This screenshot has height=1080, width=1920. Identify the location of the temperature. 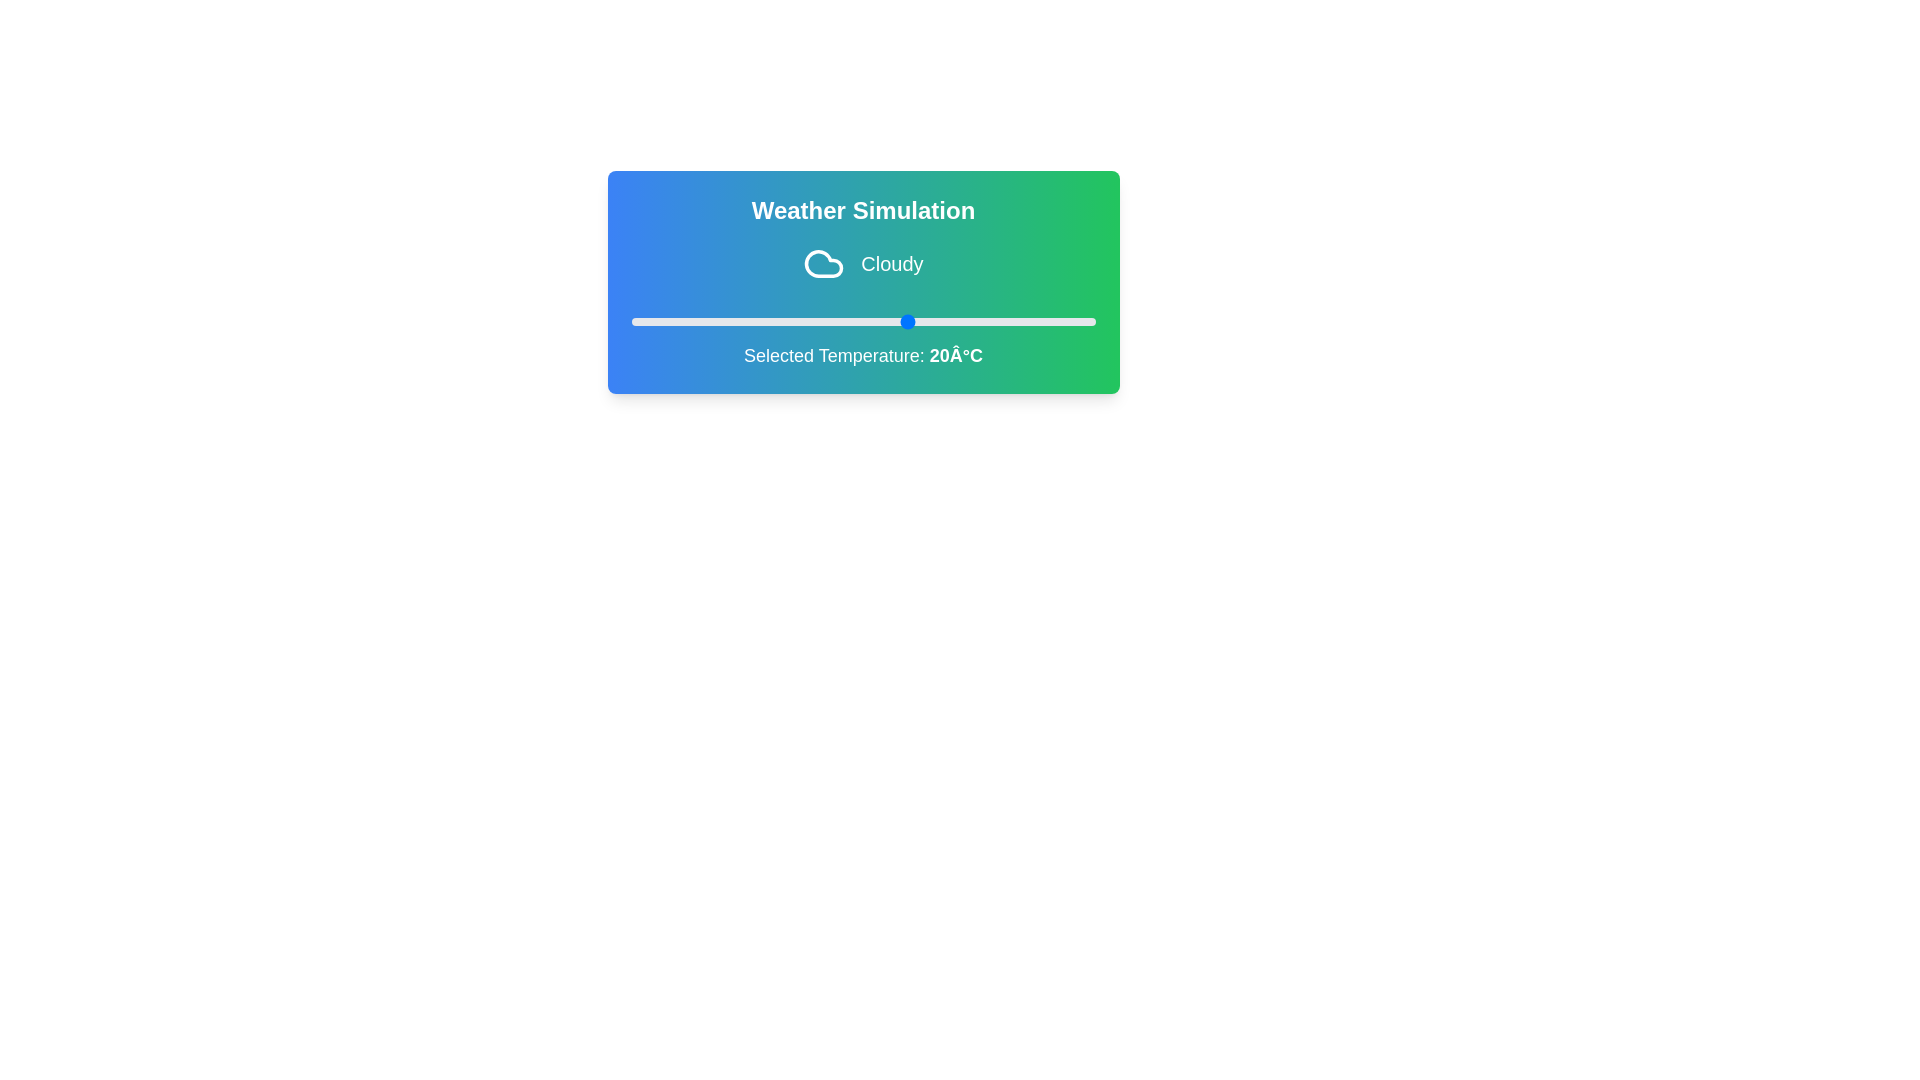
(677, 320).